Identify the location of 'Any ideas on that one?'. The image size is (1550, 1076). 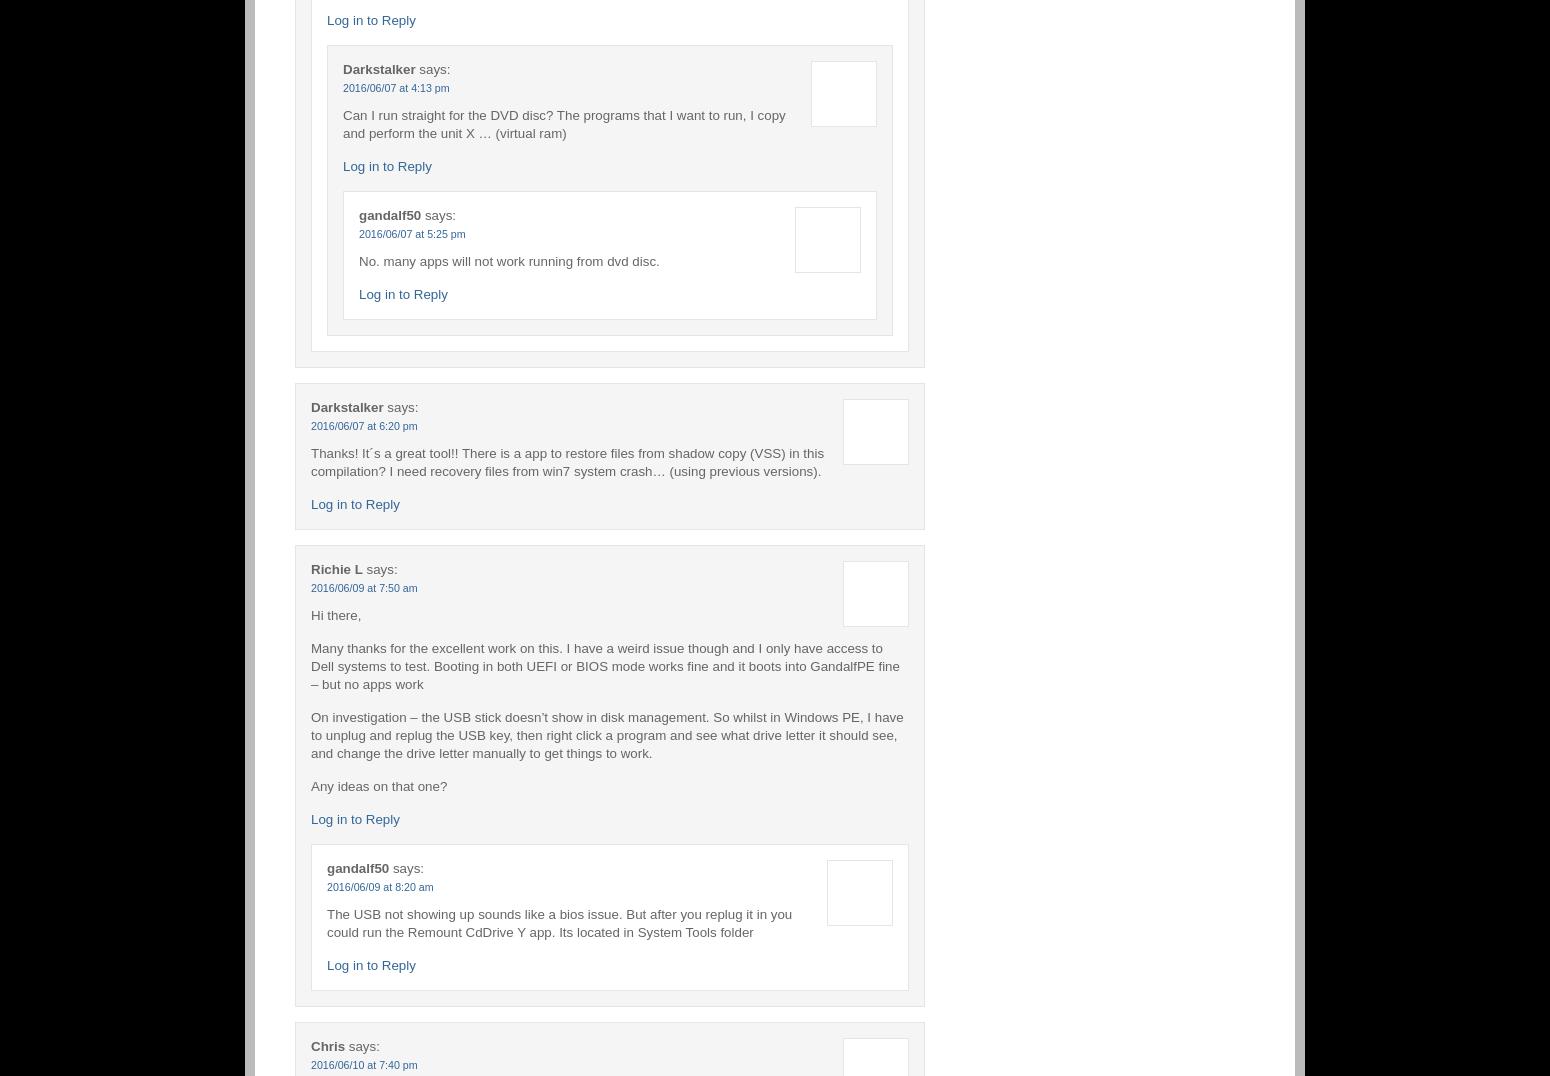
(377, 785).